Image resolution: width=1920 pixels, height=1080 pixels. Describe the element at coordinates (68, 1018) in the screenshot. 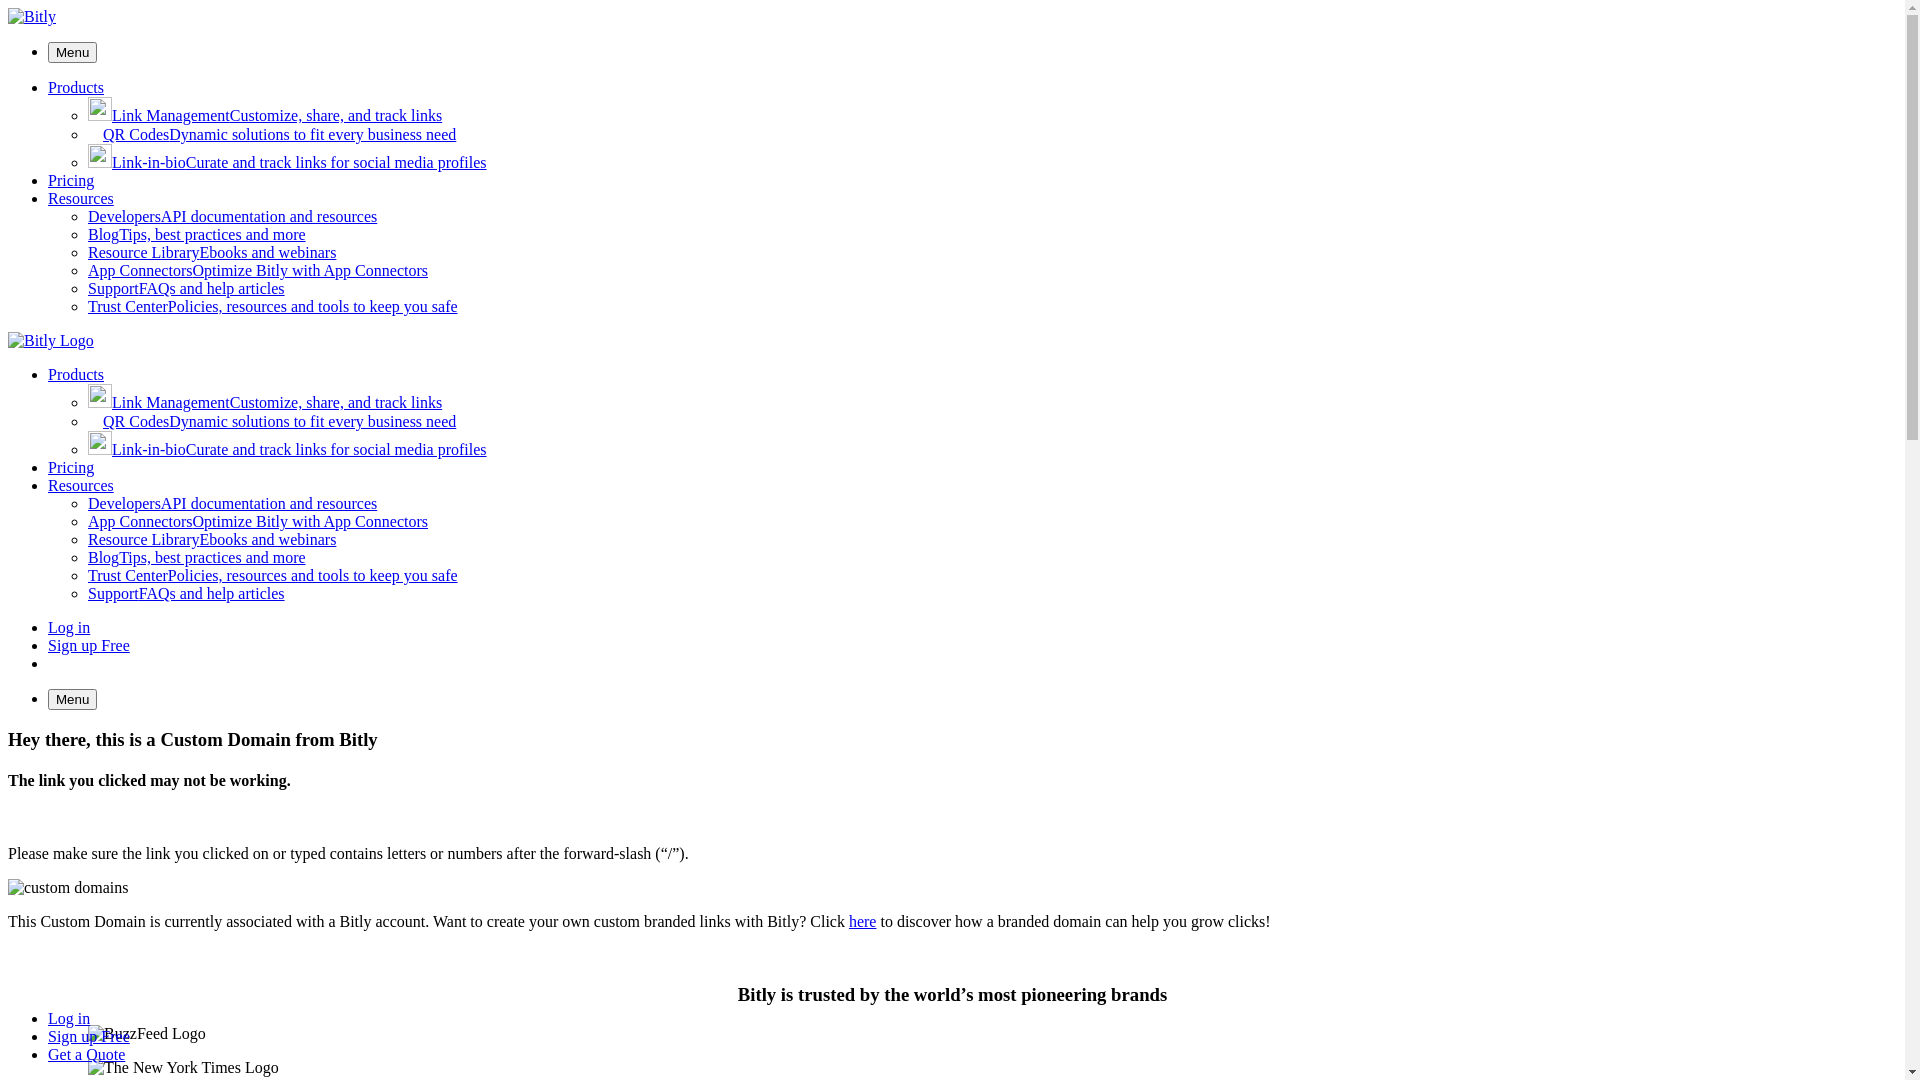

I see `'Log in'` at that location.